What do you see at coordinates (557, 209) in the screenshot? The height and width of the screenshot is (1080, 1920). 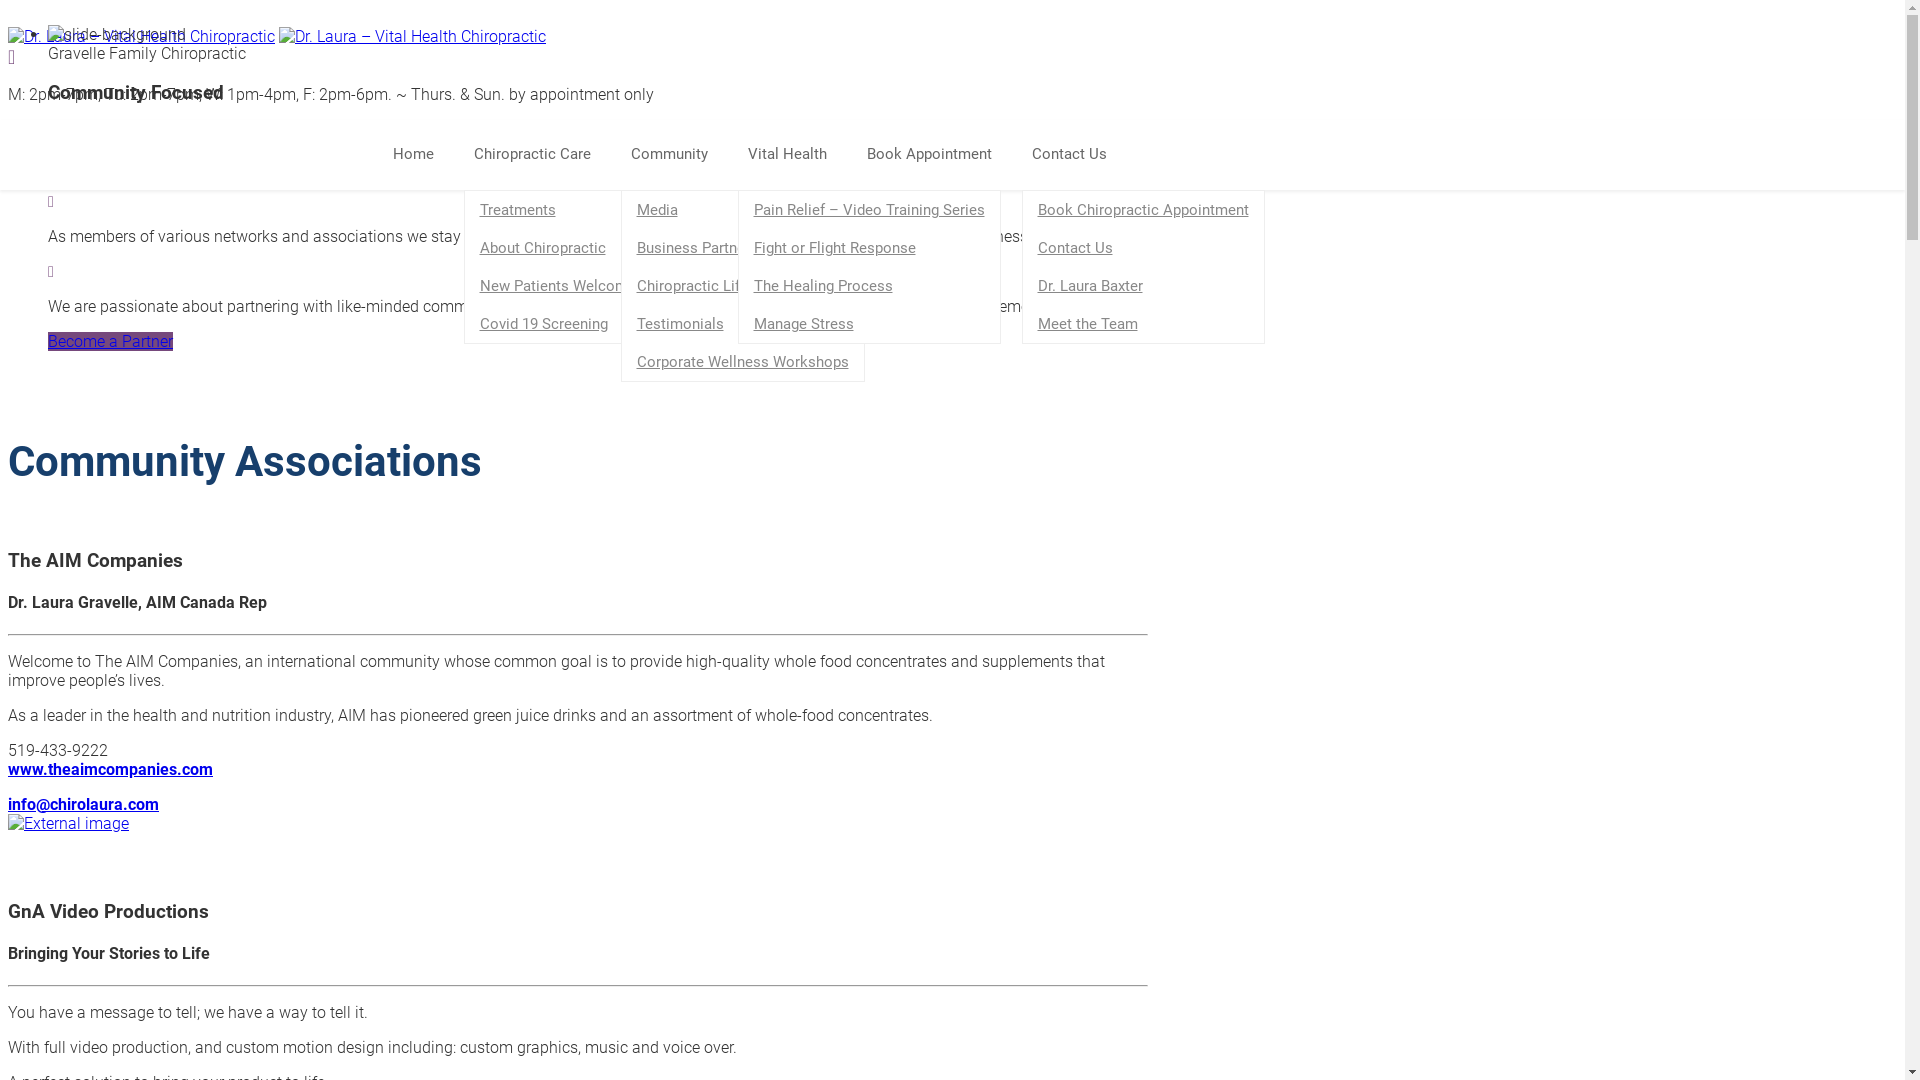 I see `'Treatments'` at bounding box center [557, 209].